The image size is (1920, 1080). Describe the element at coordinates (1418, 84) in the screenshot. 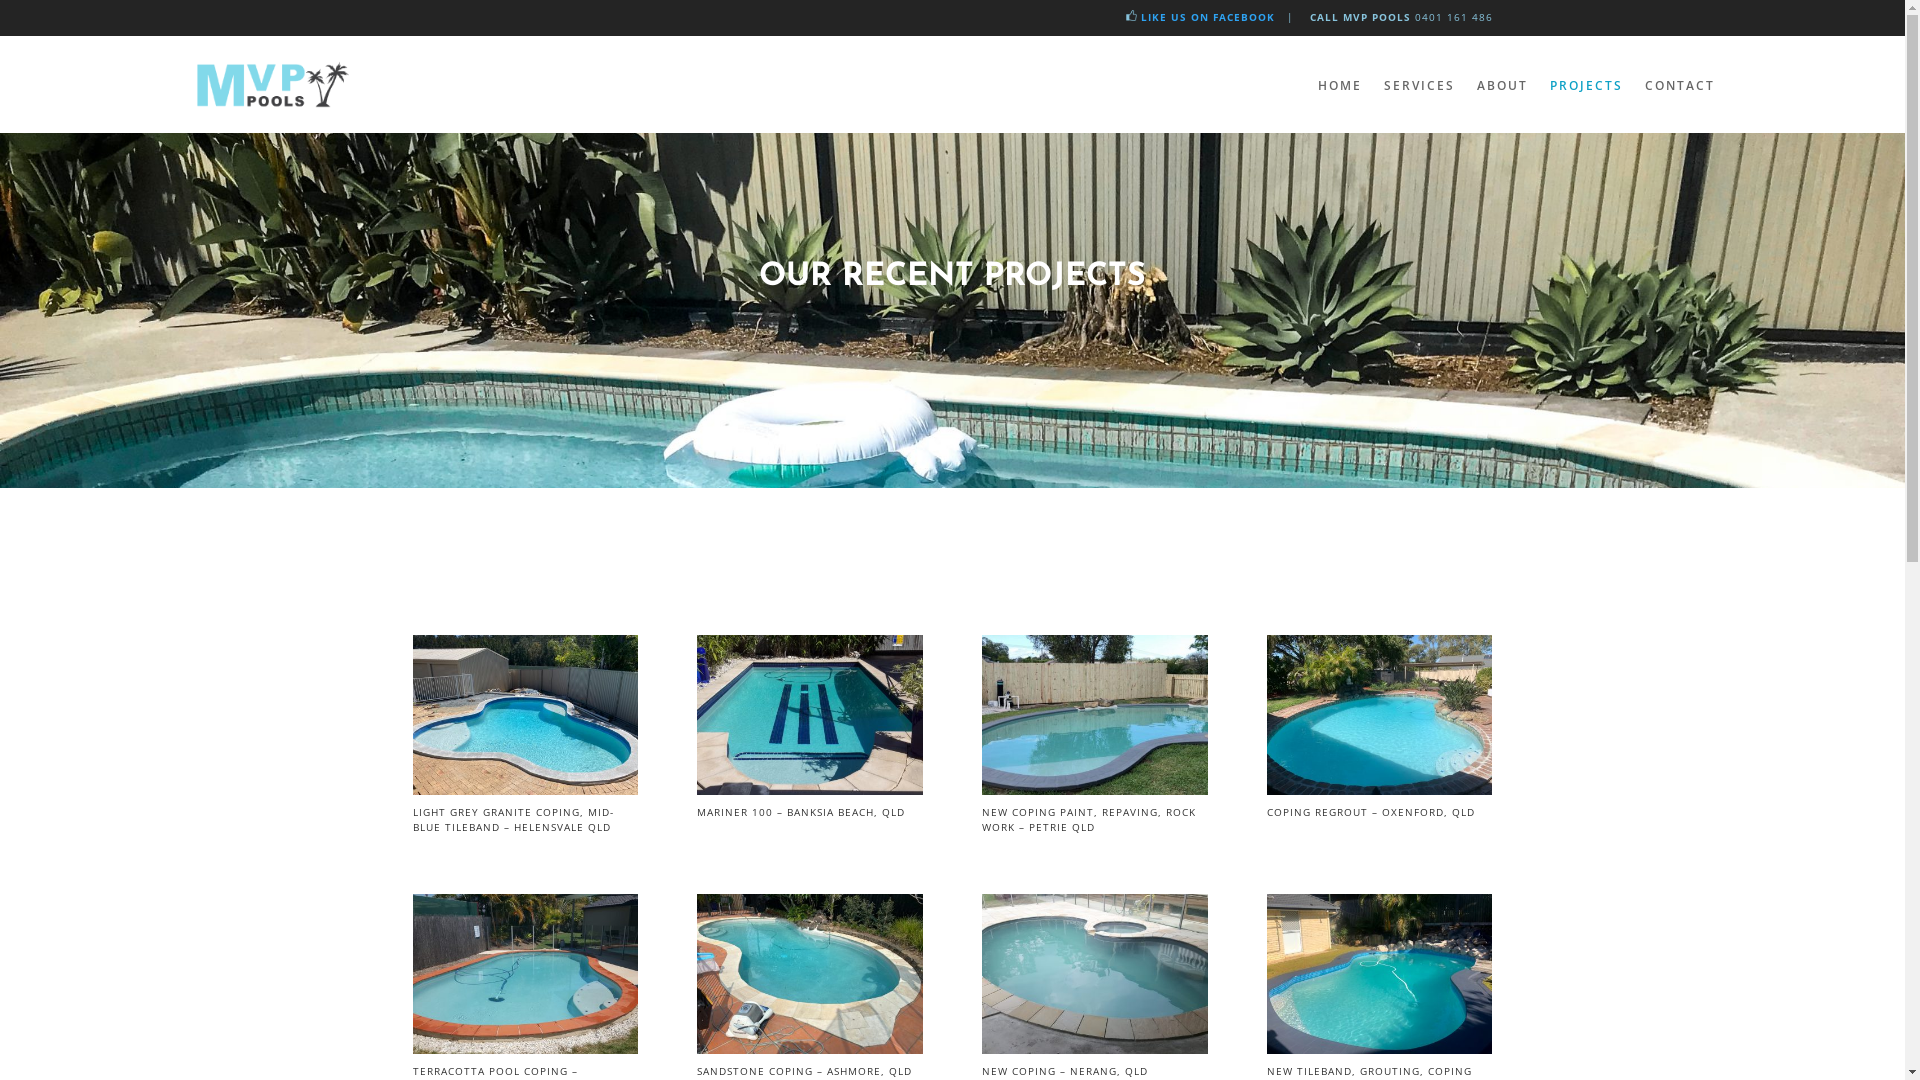

I see `'SERVICES'` at that location.